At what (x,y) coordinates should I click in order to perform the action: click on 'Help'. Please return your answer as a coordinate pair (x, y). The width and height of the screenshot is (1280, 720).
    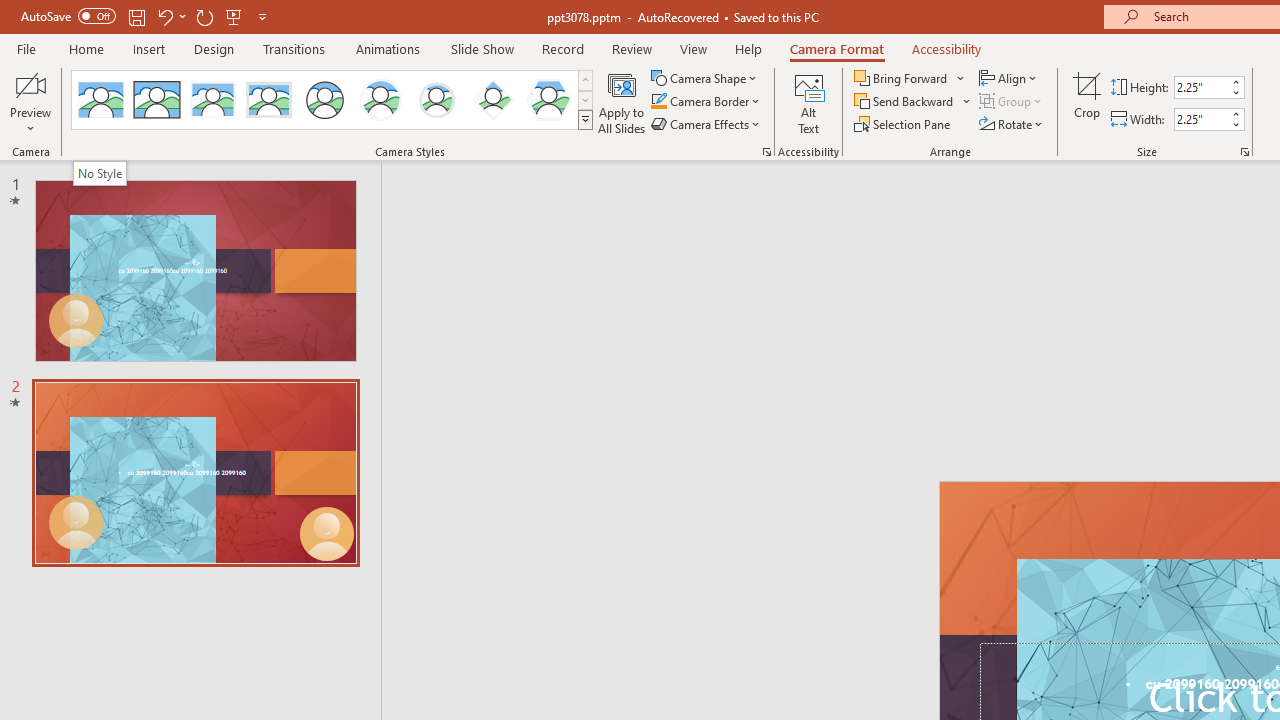
    Looking at the image, I should click on (747, 48).